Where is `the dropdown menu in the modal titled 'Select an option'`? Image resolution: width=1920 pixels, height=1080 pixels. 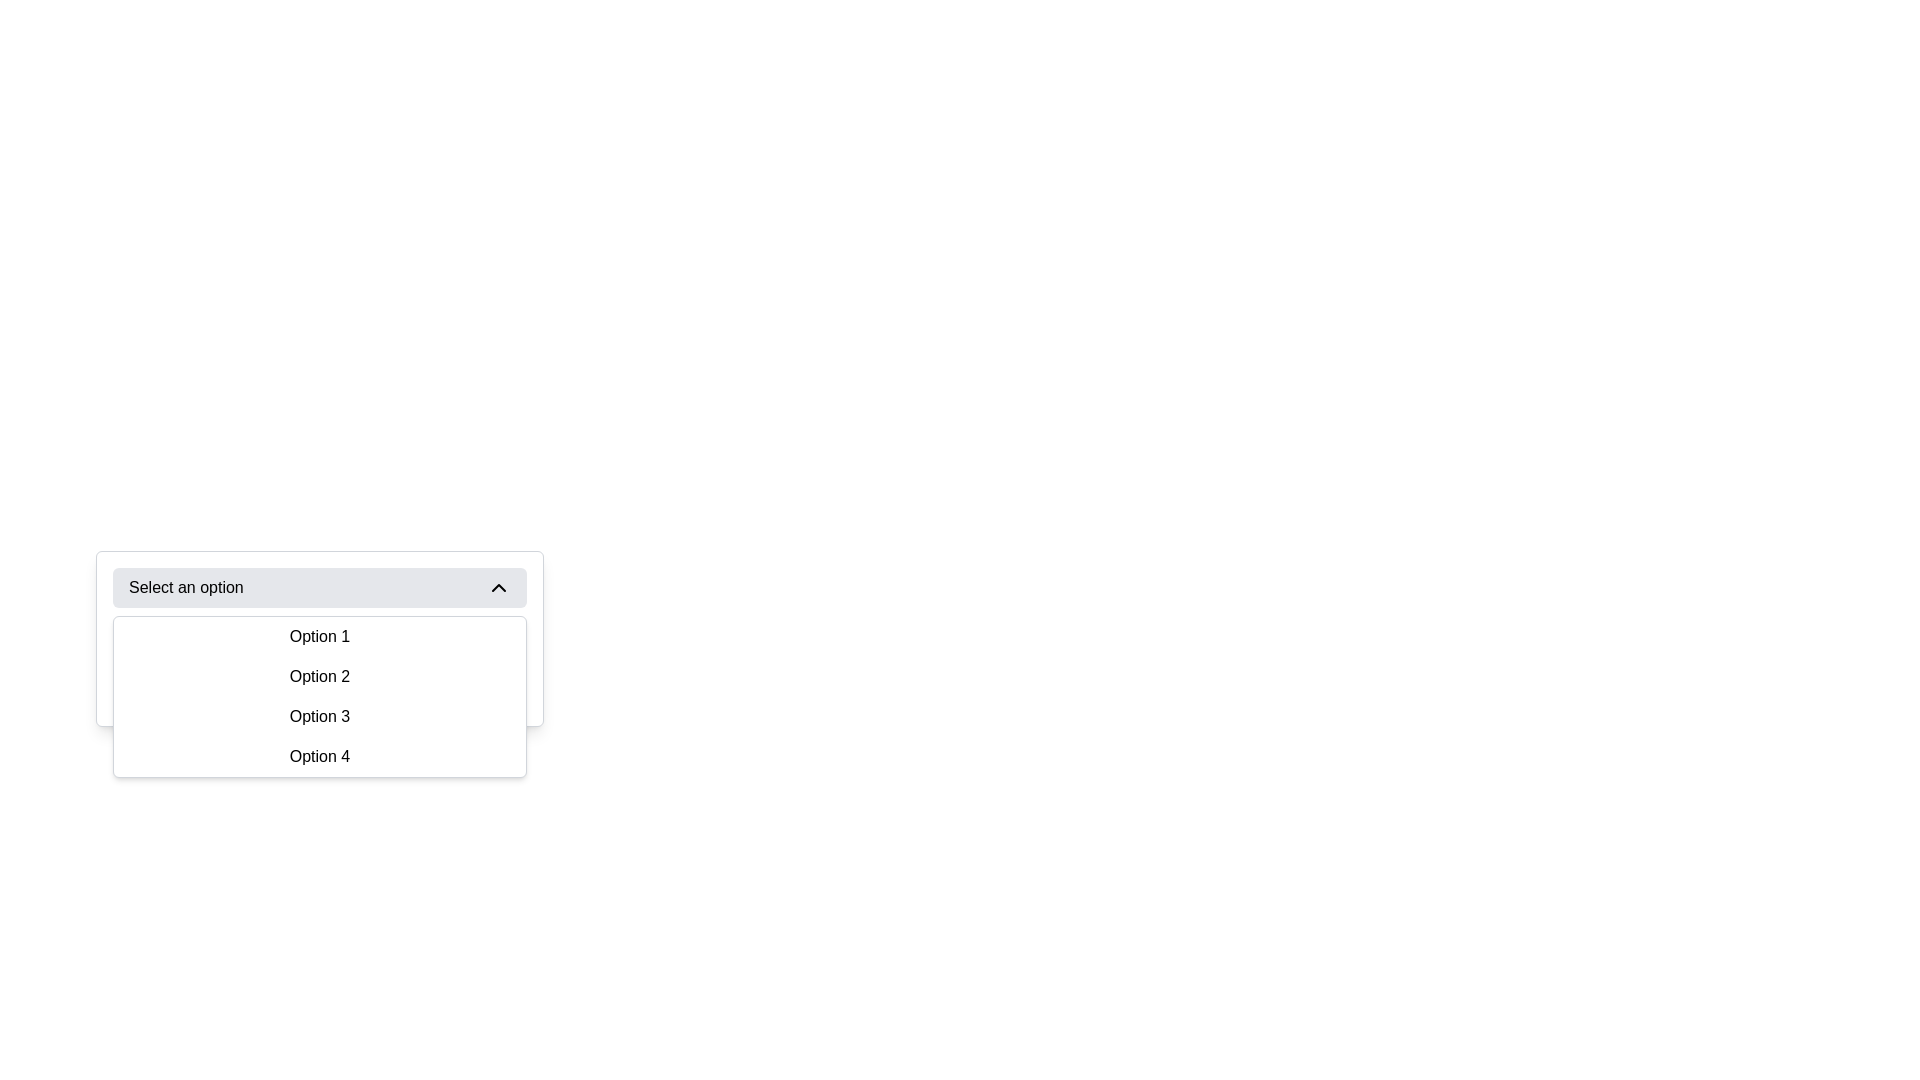 the dropdown menu in the modal titled 'Select an option' is located at coordinates (494, 785).